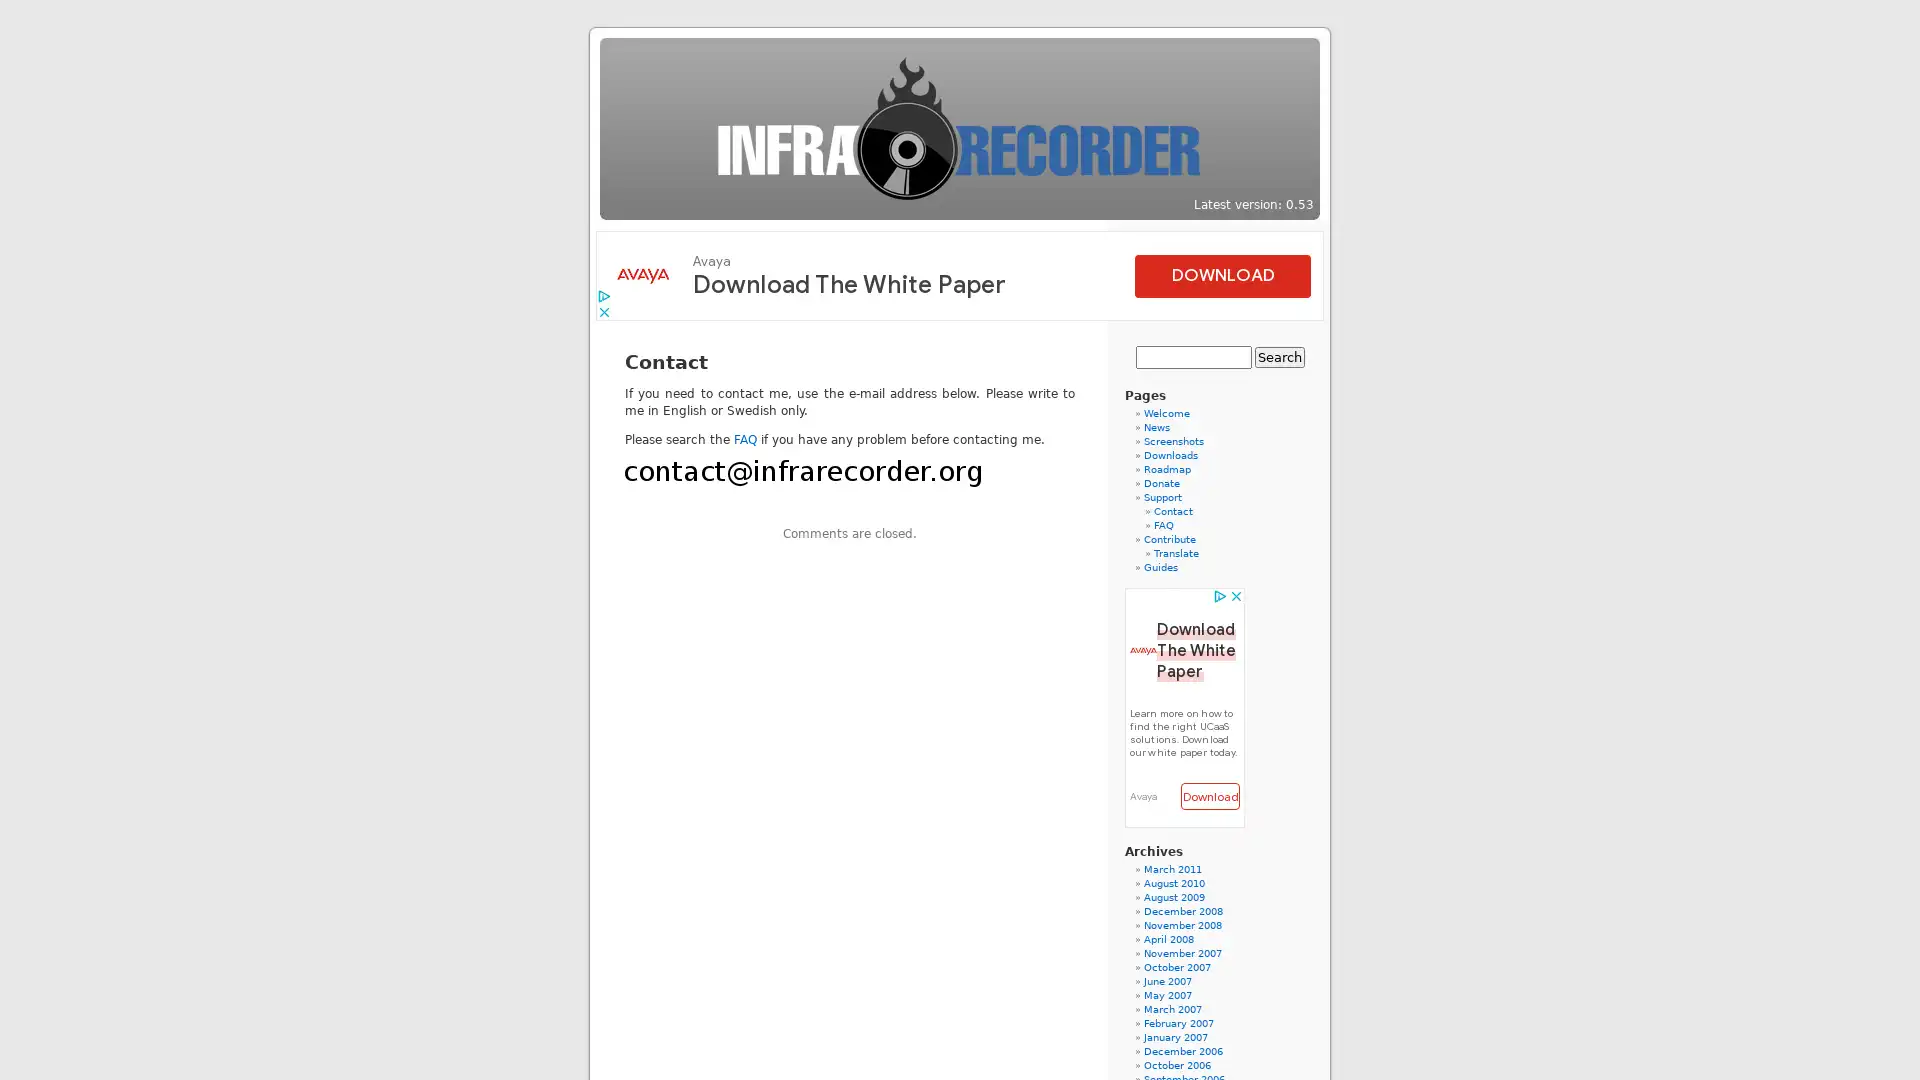  What do you see at coordinates (1277, 356) in the screenshot?
I see `Search` at bounding box center [1277, 356].